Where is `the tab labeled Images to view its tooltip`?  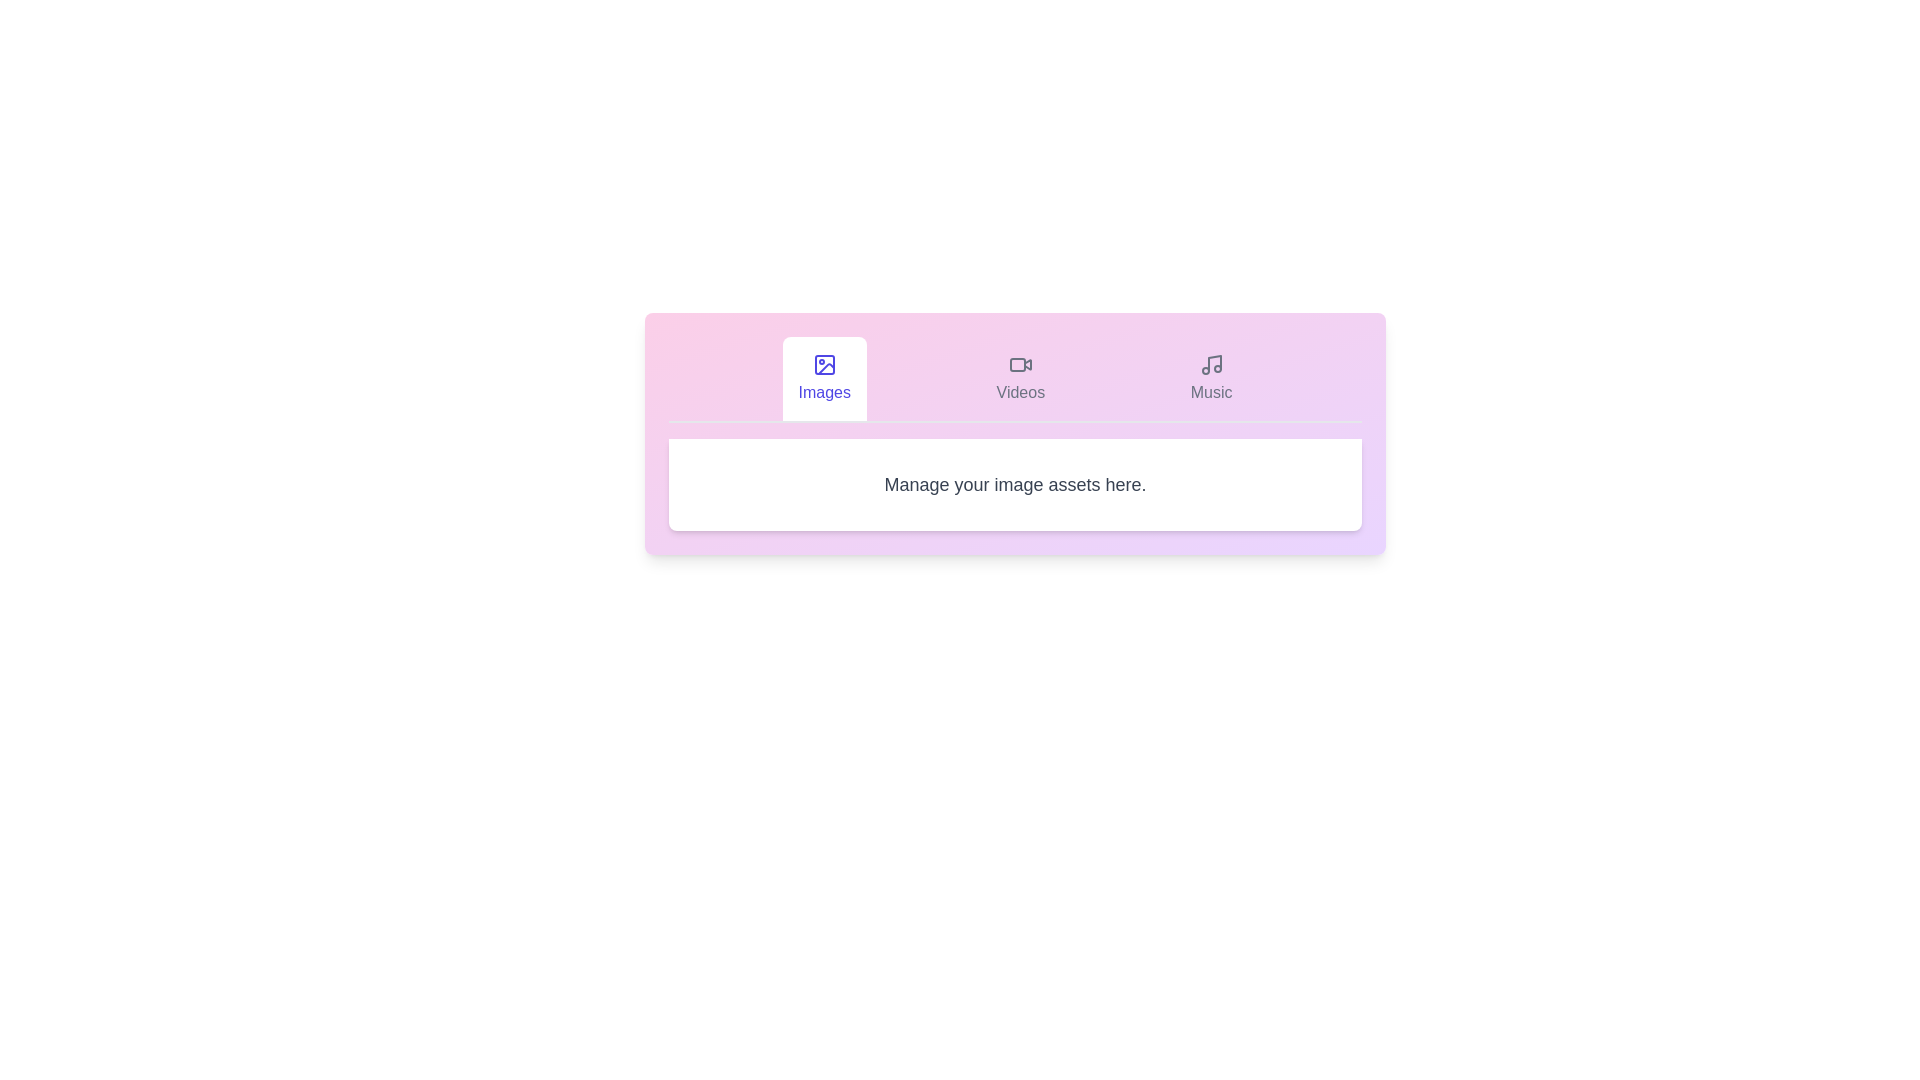
the tab labeled Images to view its tooltip is located at coordinates (824, 378).